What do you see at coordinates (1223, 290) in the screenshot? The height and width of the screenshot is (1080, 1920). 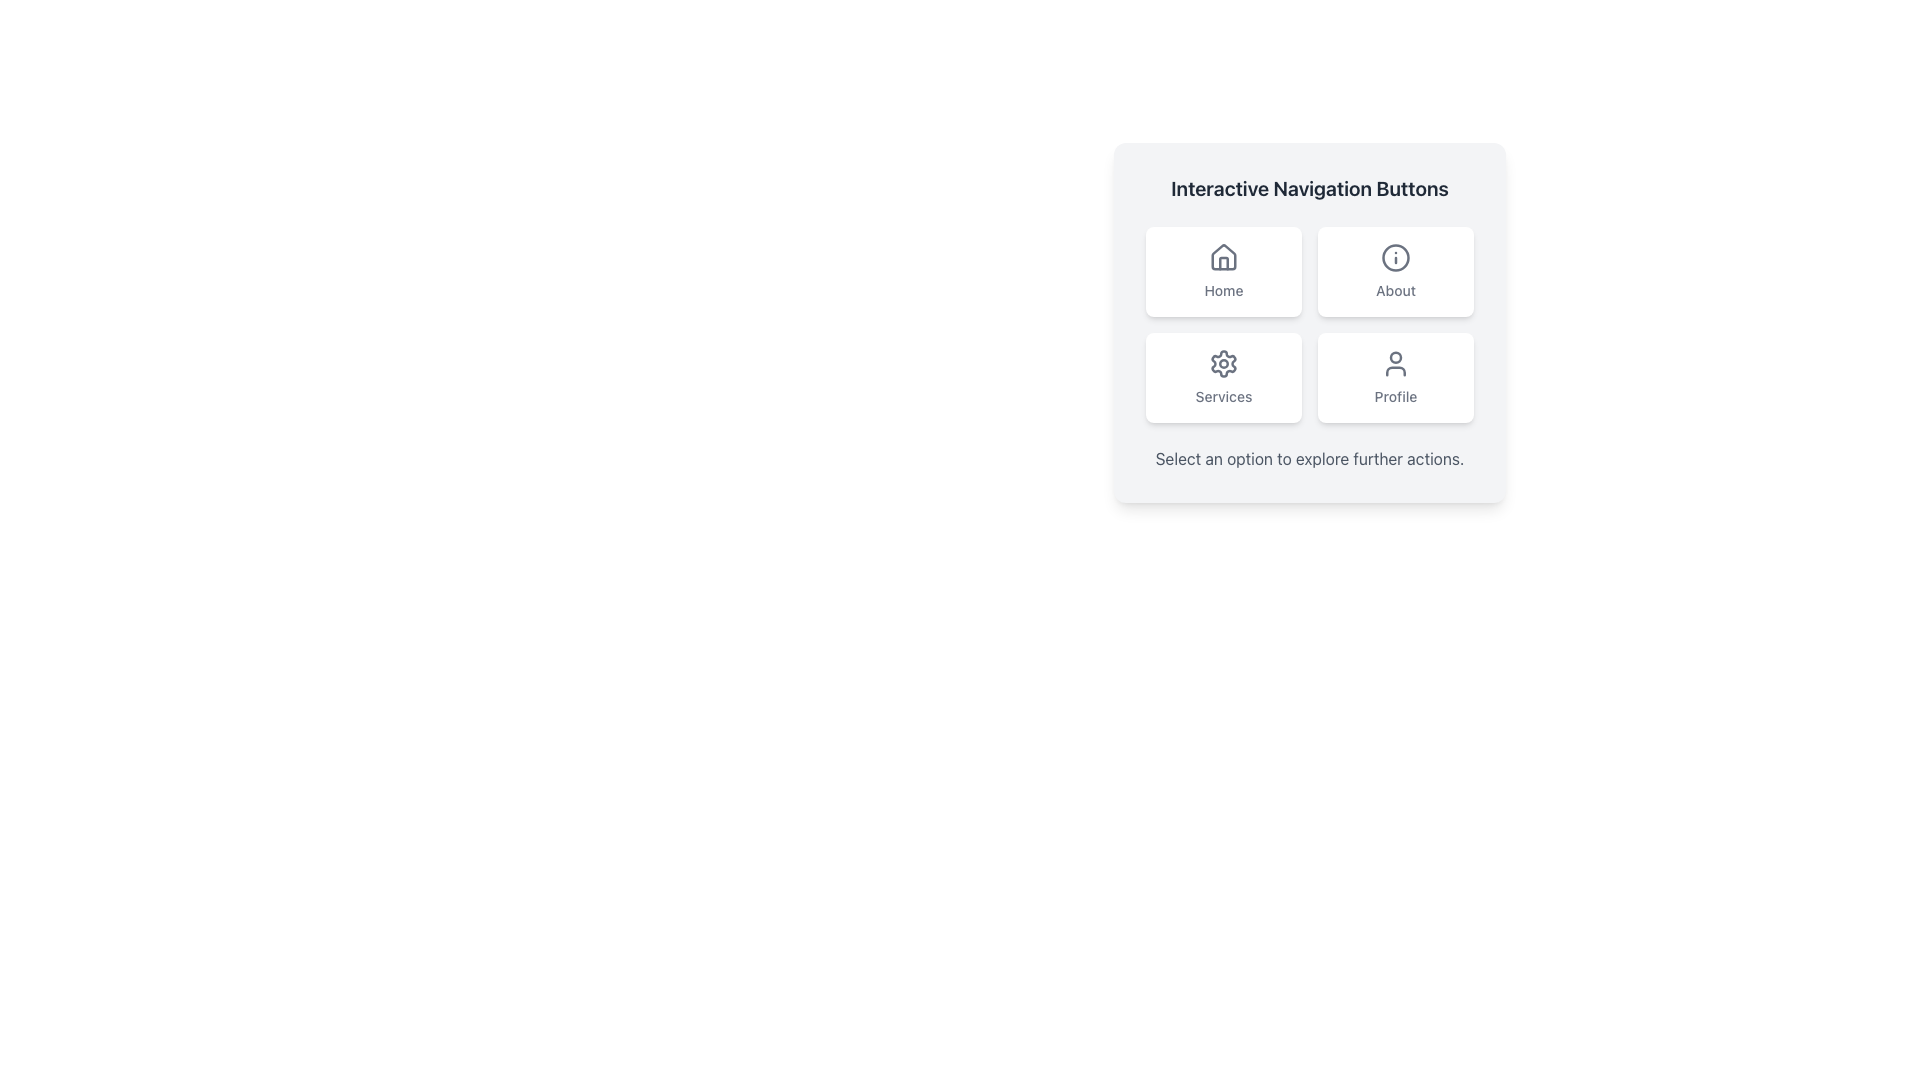 I see `the 'Home' text label in the navigation interface, which is located beneath the house icon in the card labeled 'Interactive Navigation Buttons'` at bounding box center [1223, 290].